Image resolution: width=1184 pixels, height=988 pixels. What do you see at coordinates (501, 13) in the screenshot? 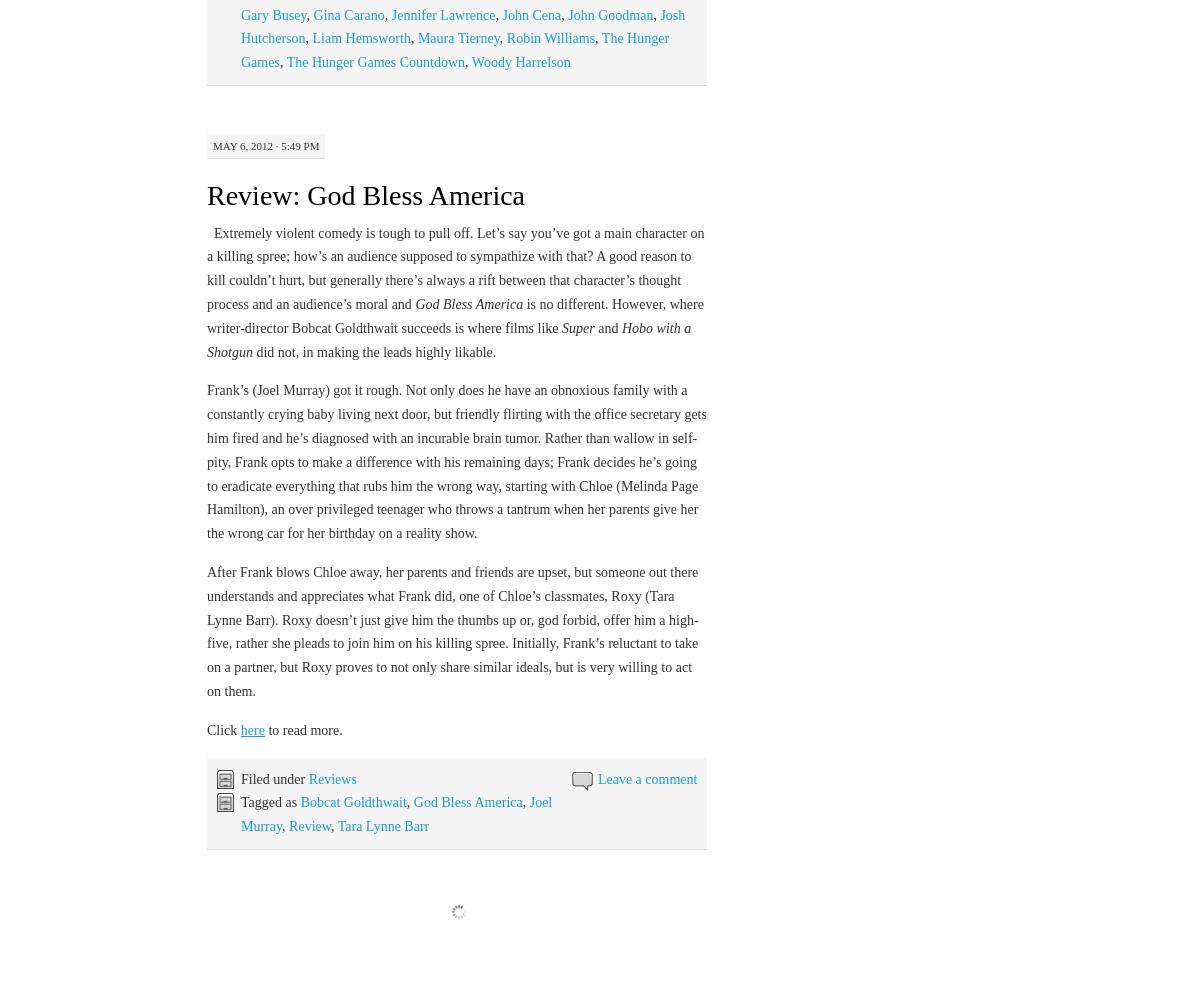
I see `'John Cena'` at bounding box center [501, 13].